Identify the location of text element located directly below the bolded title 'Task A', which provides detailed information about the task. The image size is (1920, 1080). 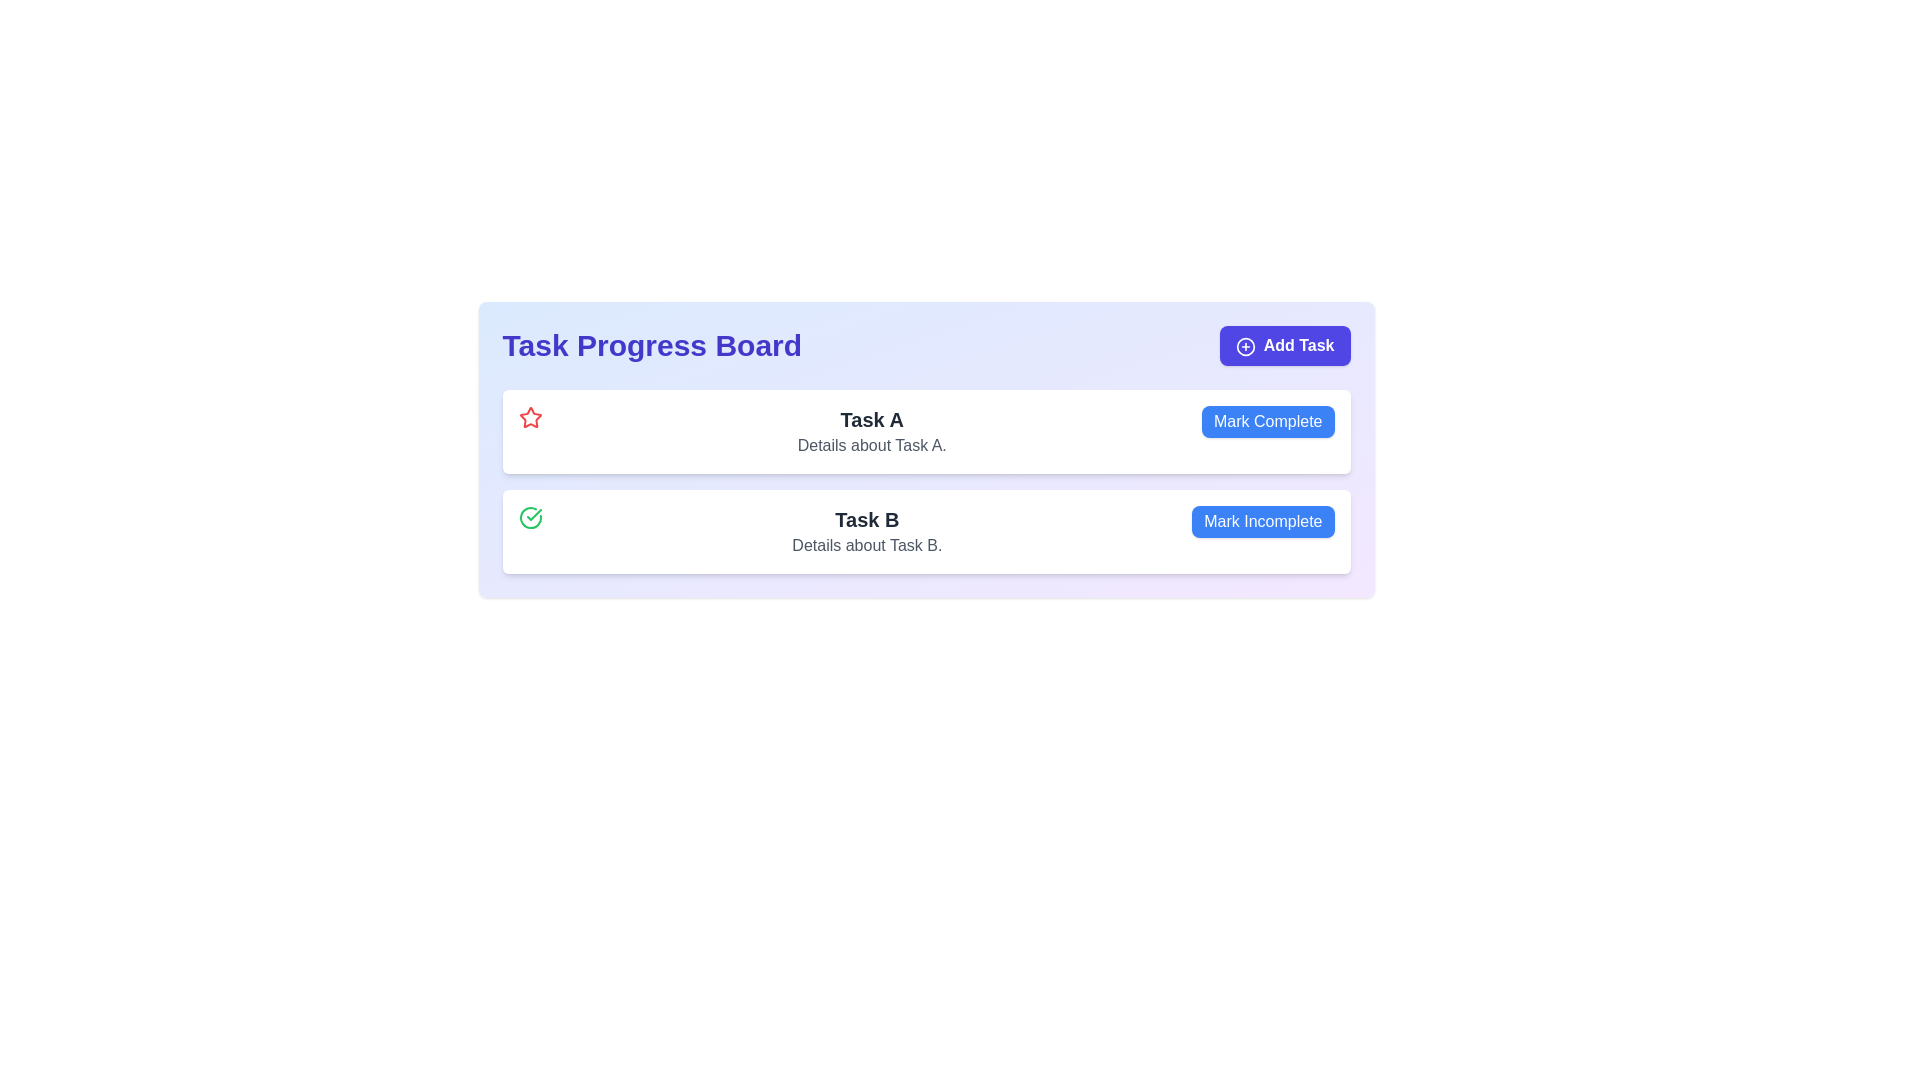
(872, 445).